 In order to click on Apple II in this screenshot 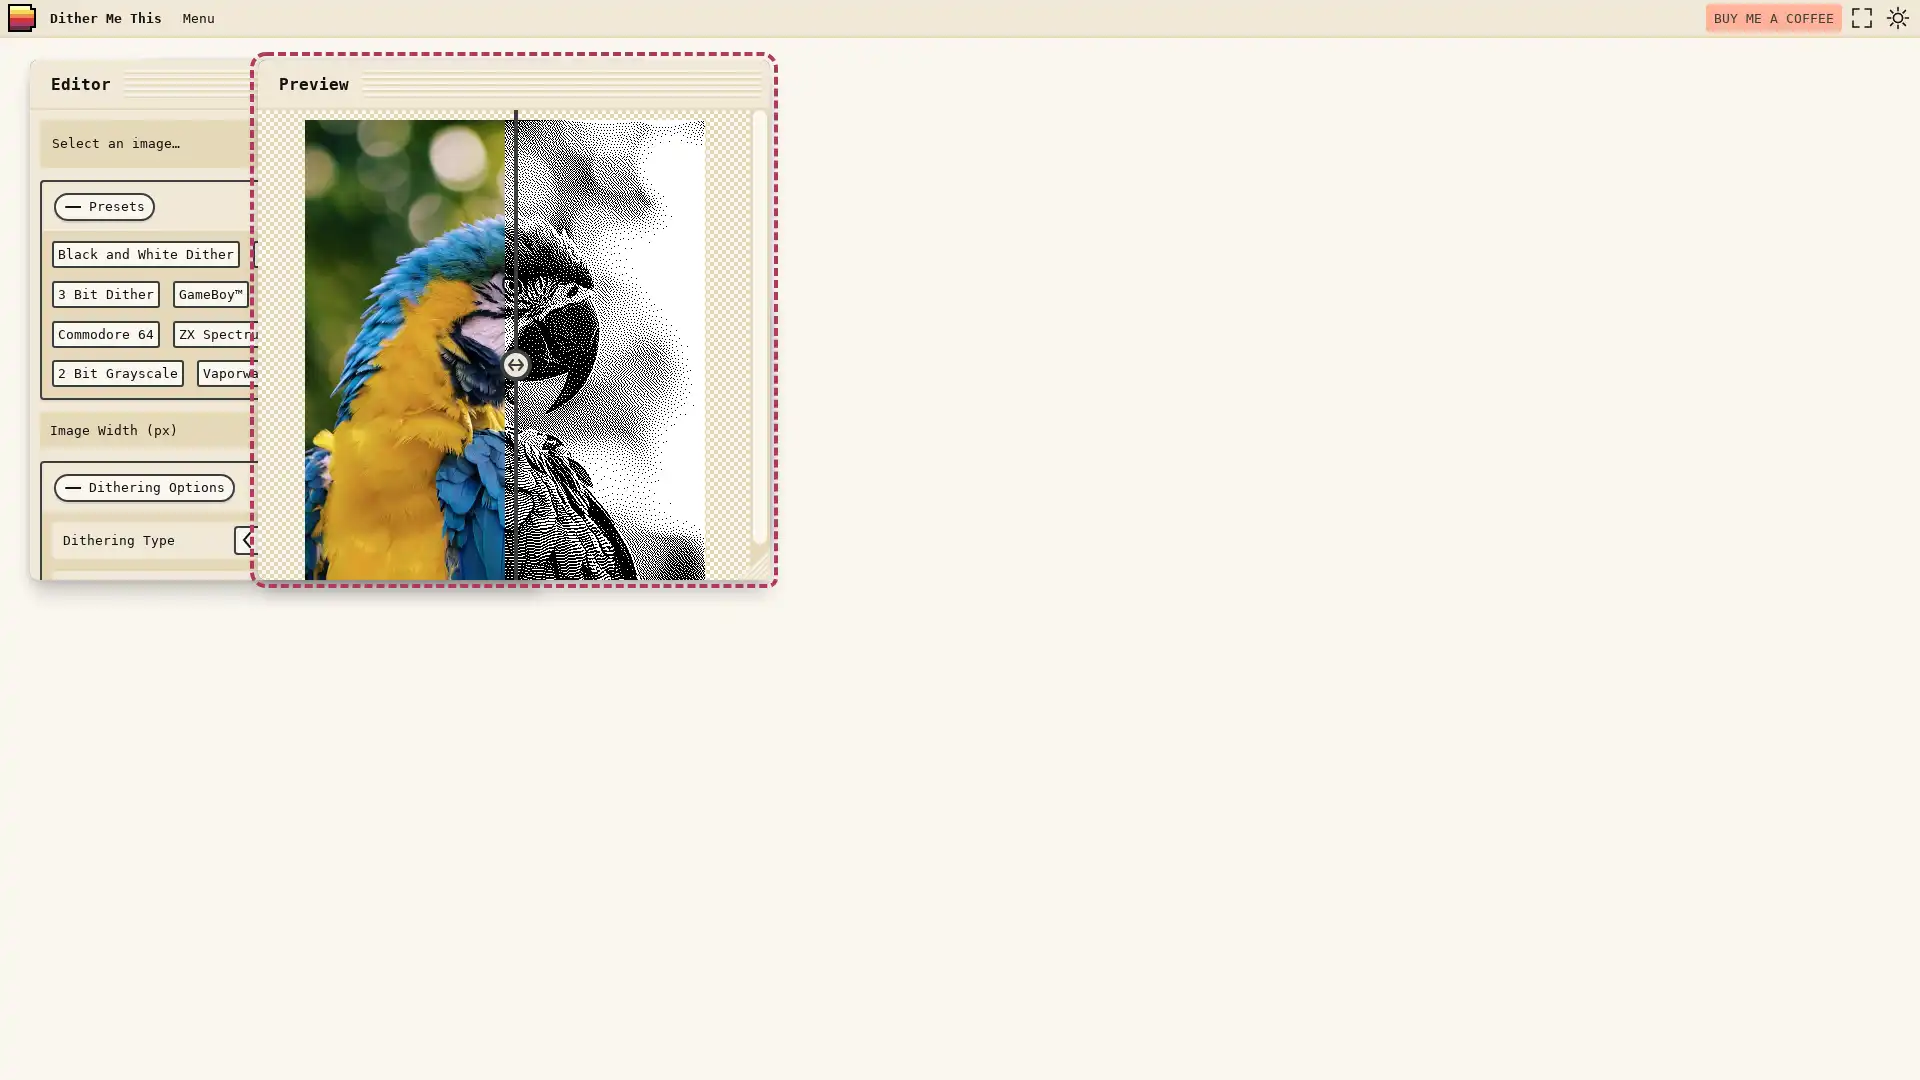, I will do `click(388, 293)`.